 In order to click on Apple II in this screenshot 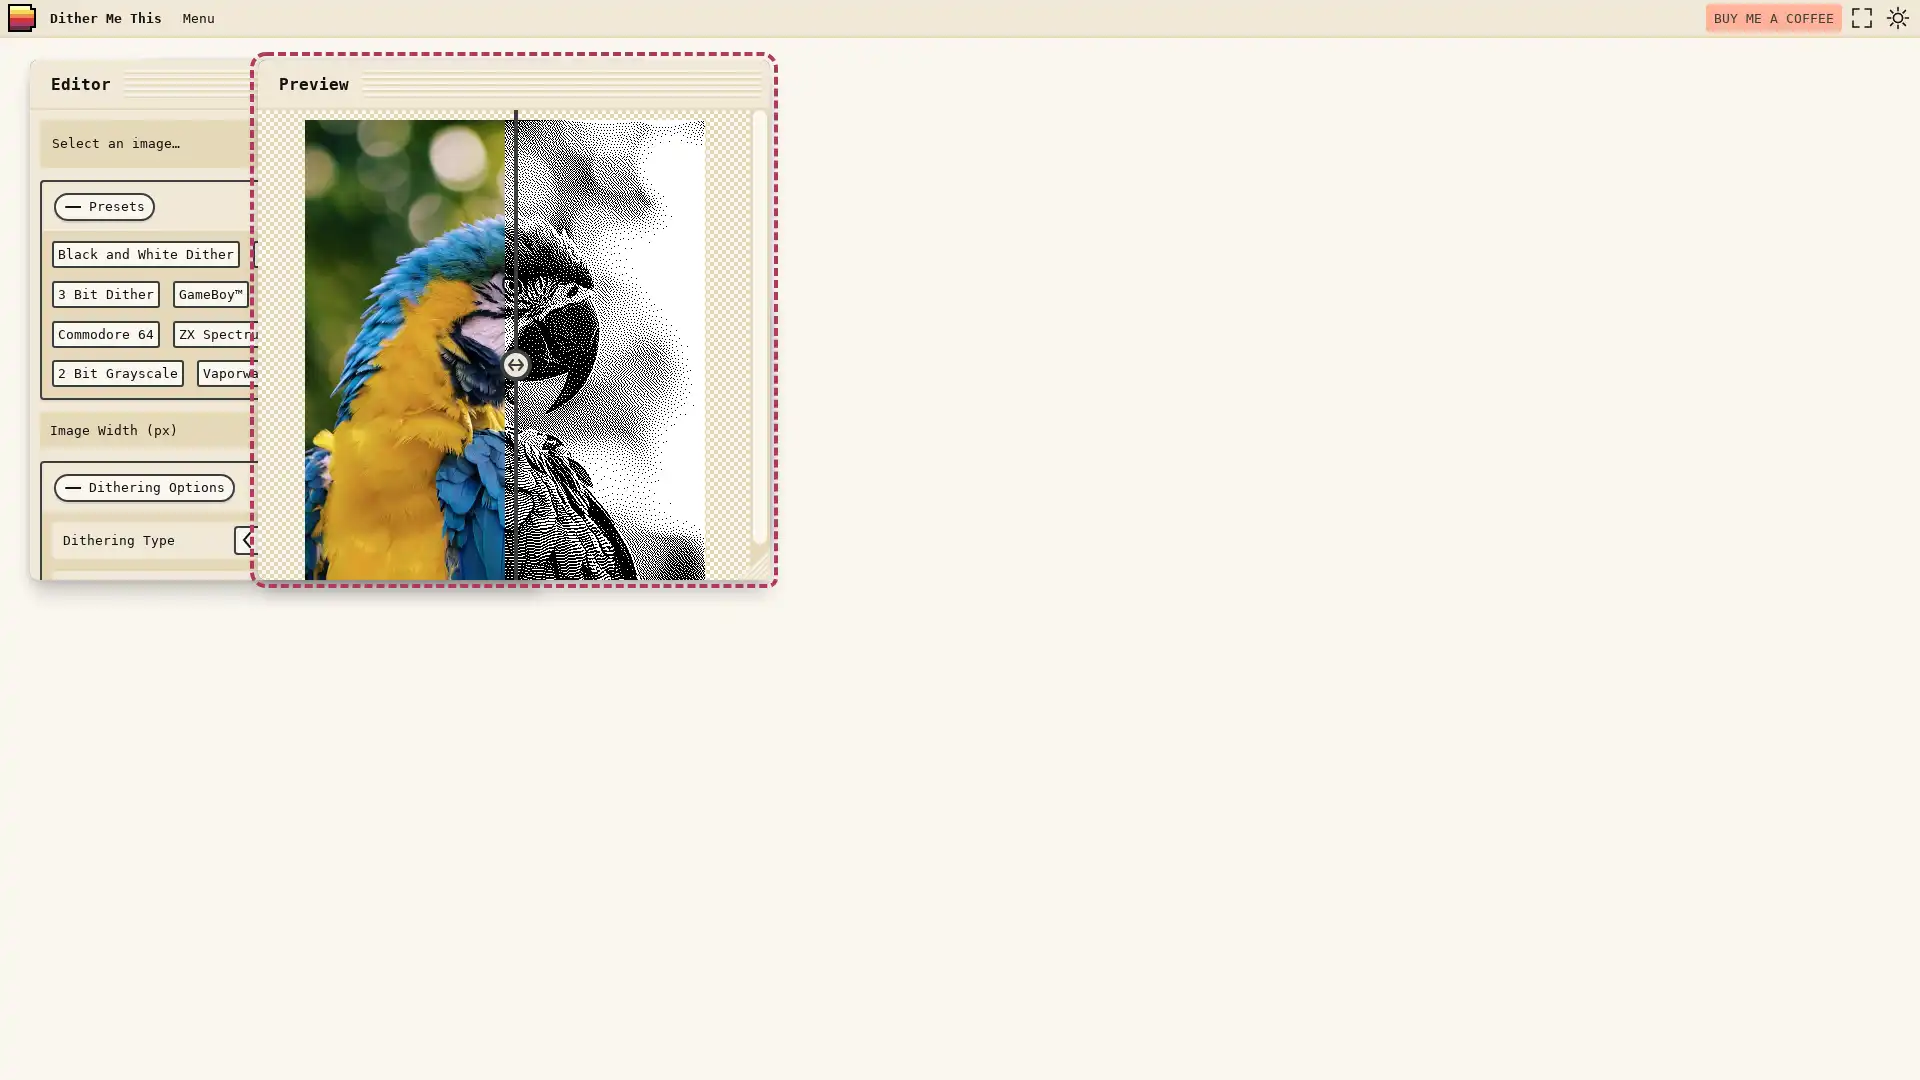, I will do `click(388, 293)`.